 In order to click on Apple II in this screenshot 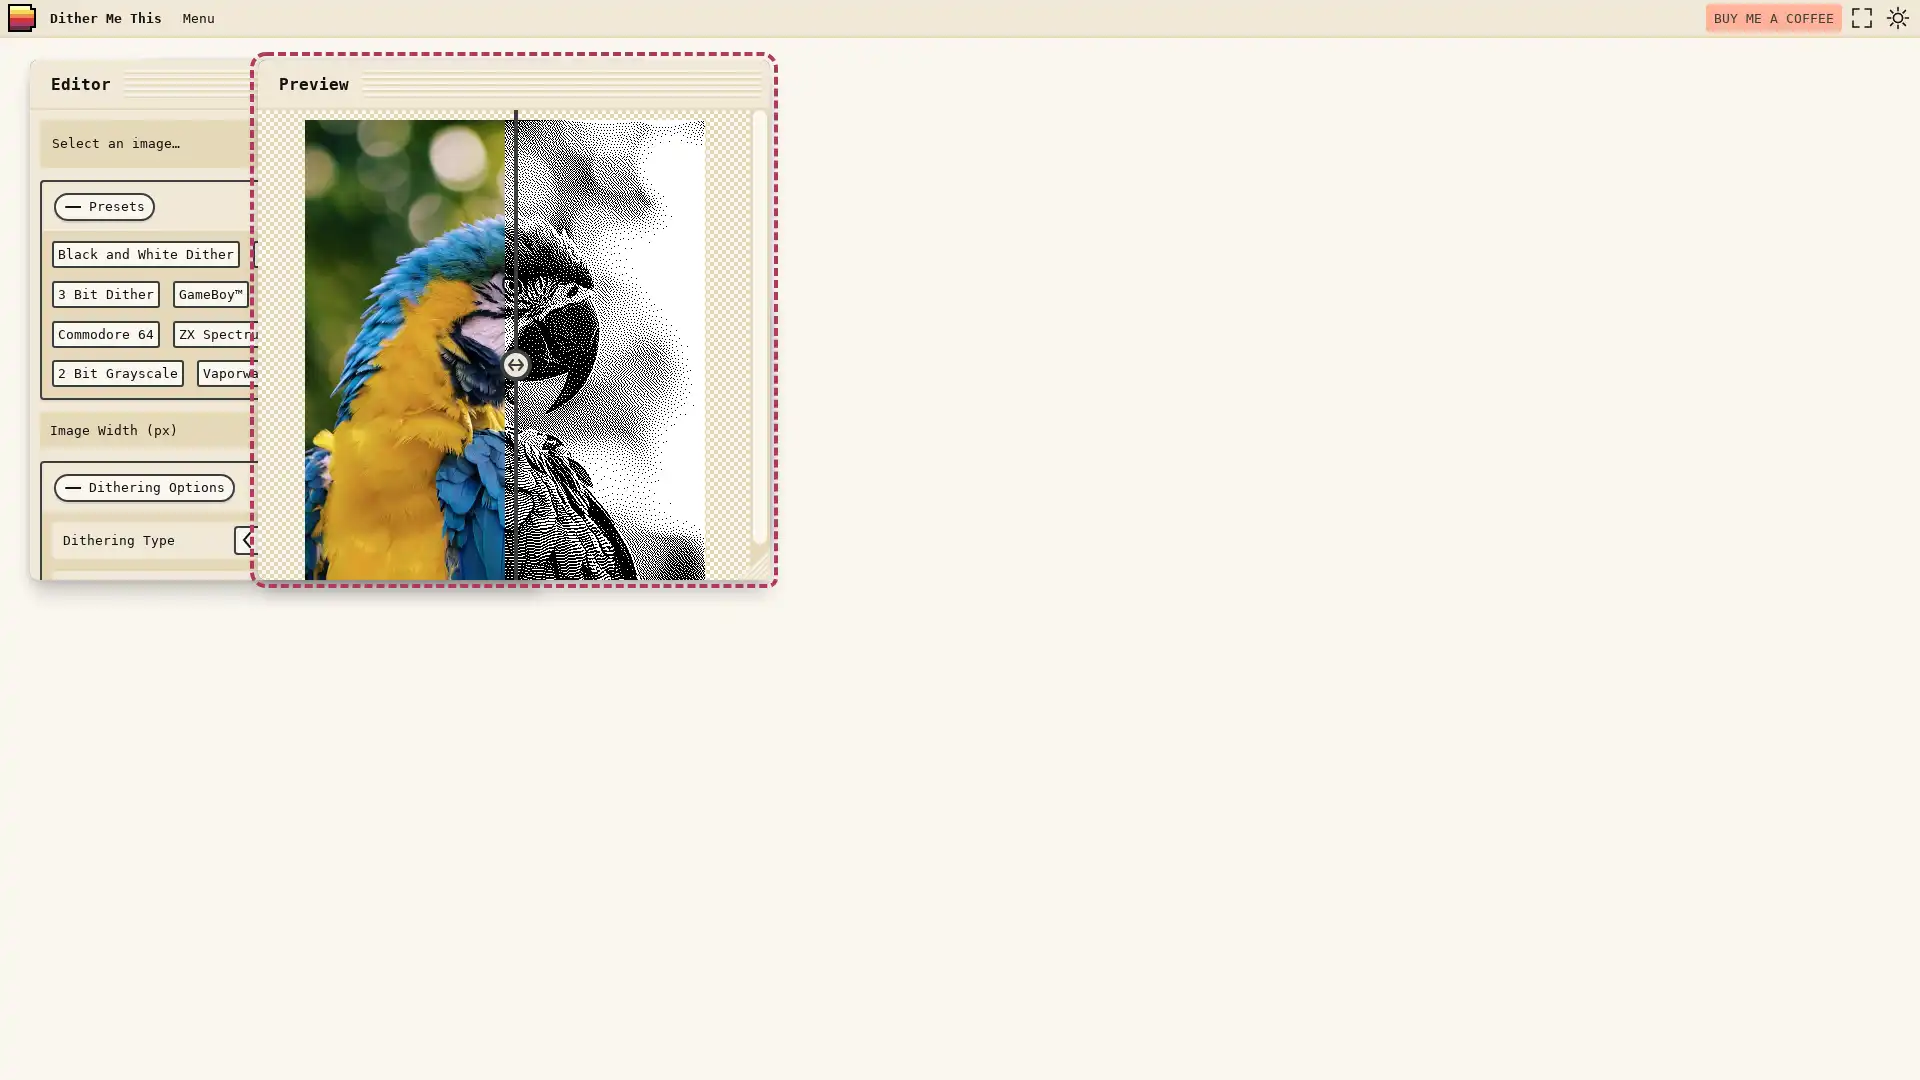, I will do `click(388, 293)`.